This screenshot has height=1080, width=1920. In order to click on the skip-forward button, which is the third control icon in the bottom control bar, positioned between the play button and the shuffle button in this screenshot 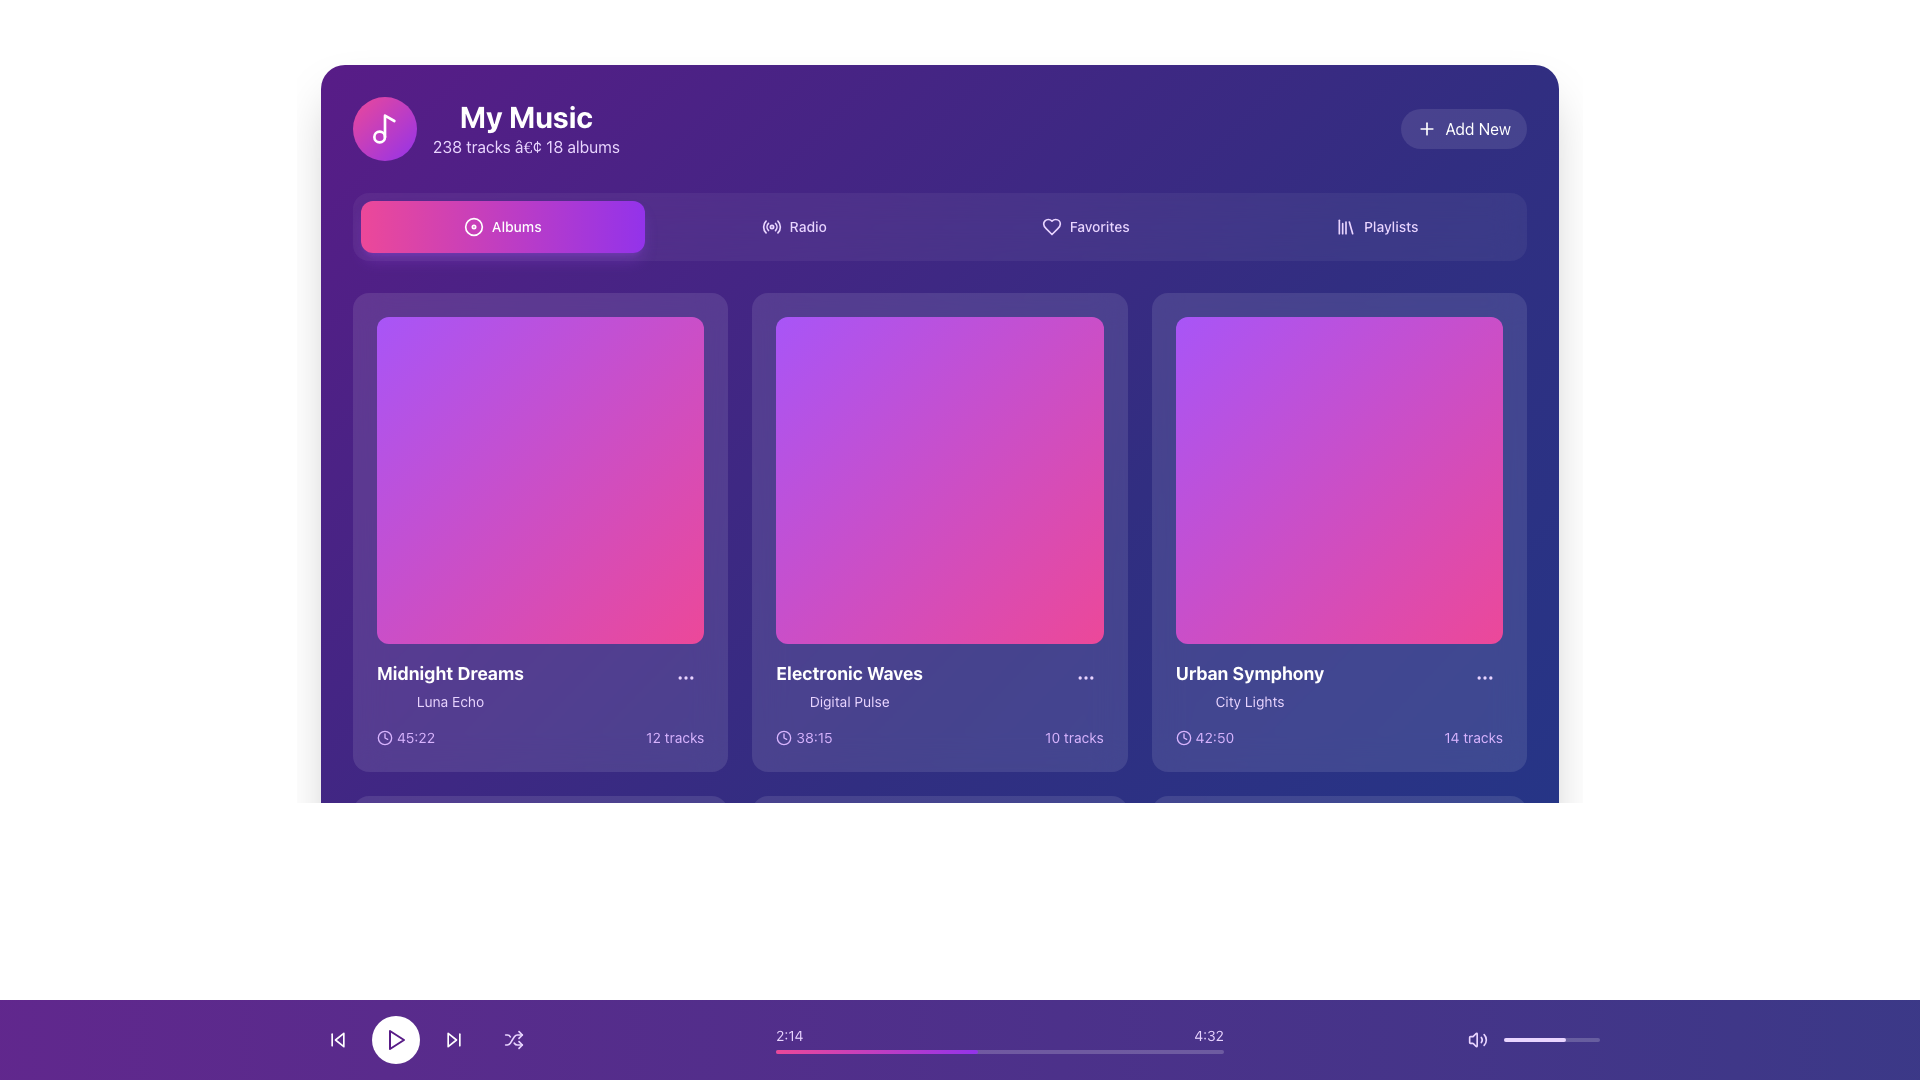, I will do `click(453, 1039)`.